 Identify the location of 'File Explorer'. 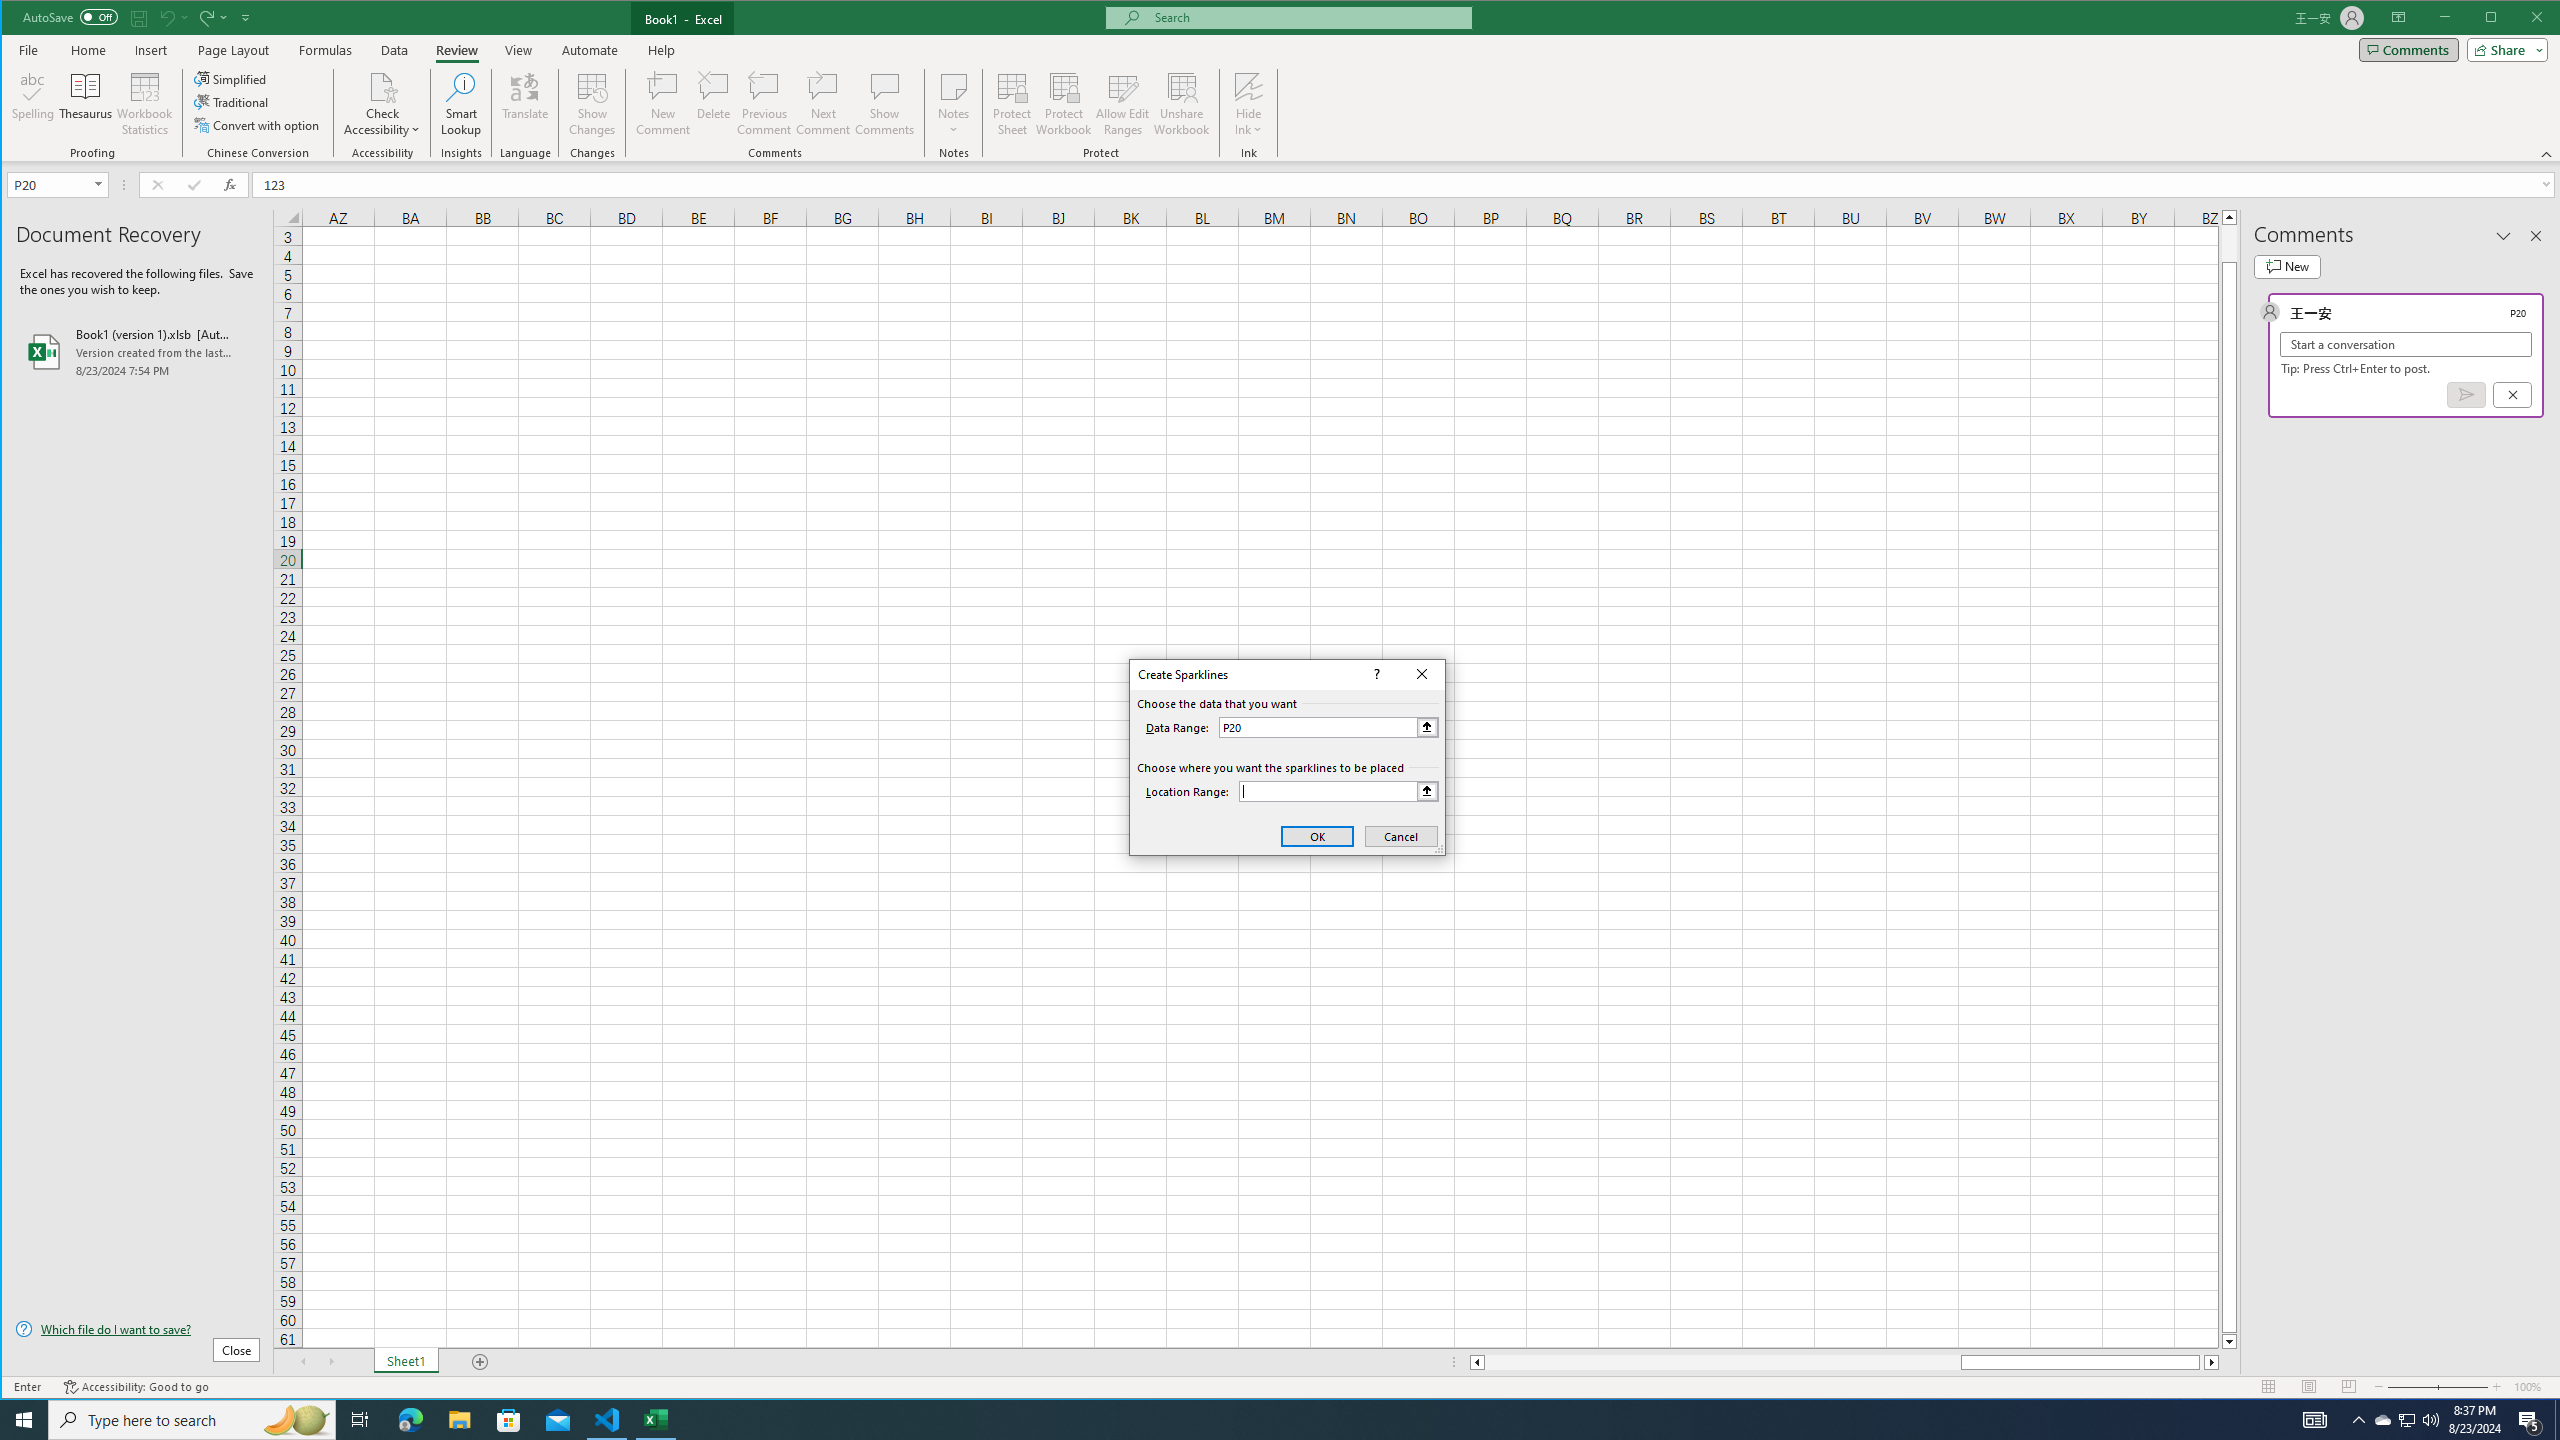
(458, 1418).